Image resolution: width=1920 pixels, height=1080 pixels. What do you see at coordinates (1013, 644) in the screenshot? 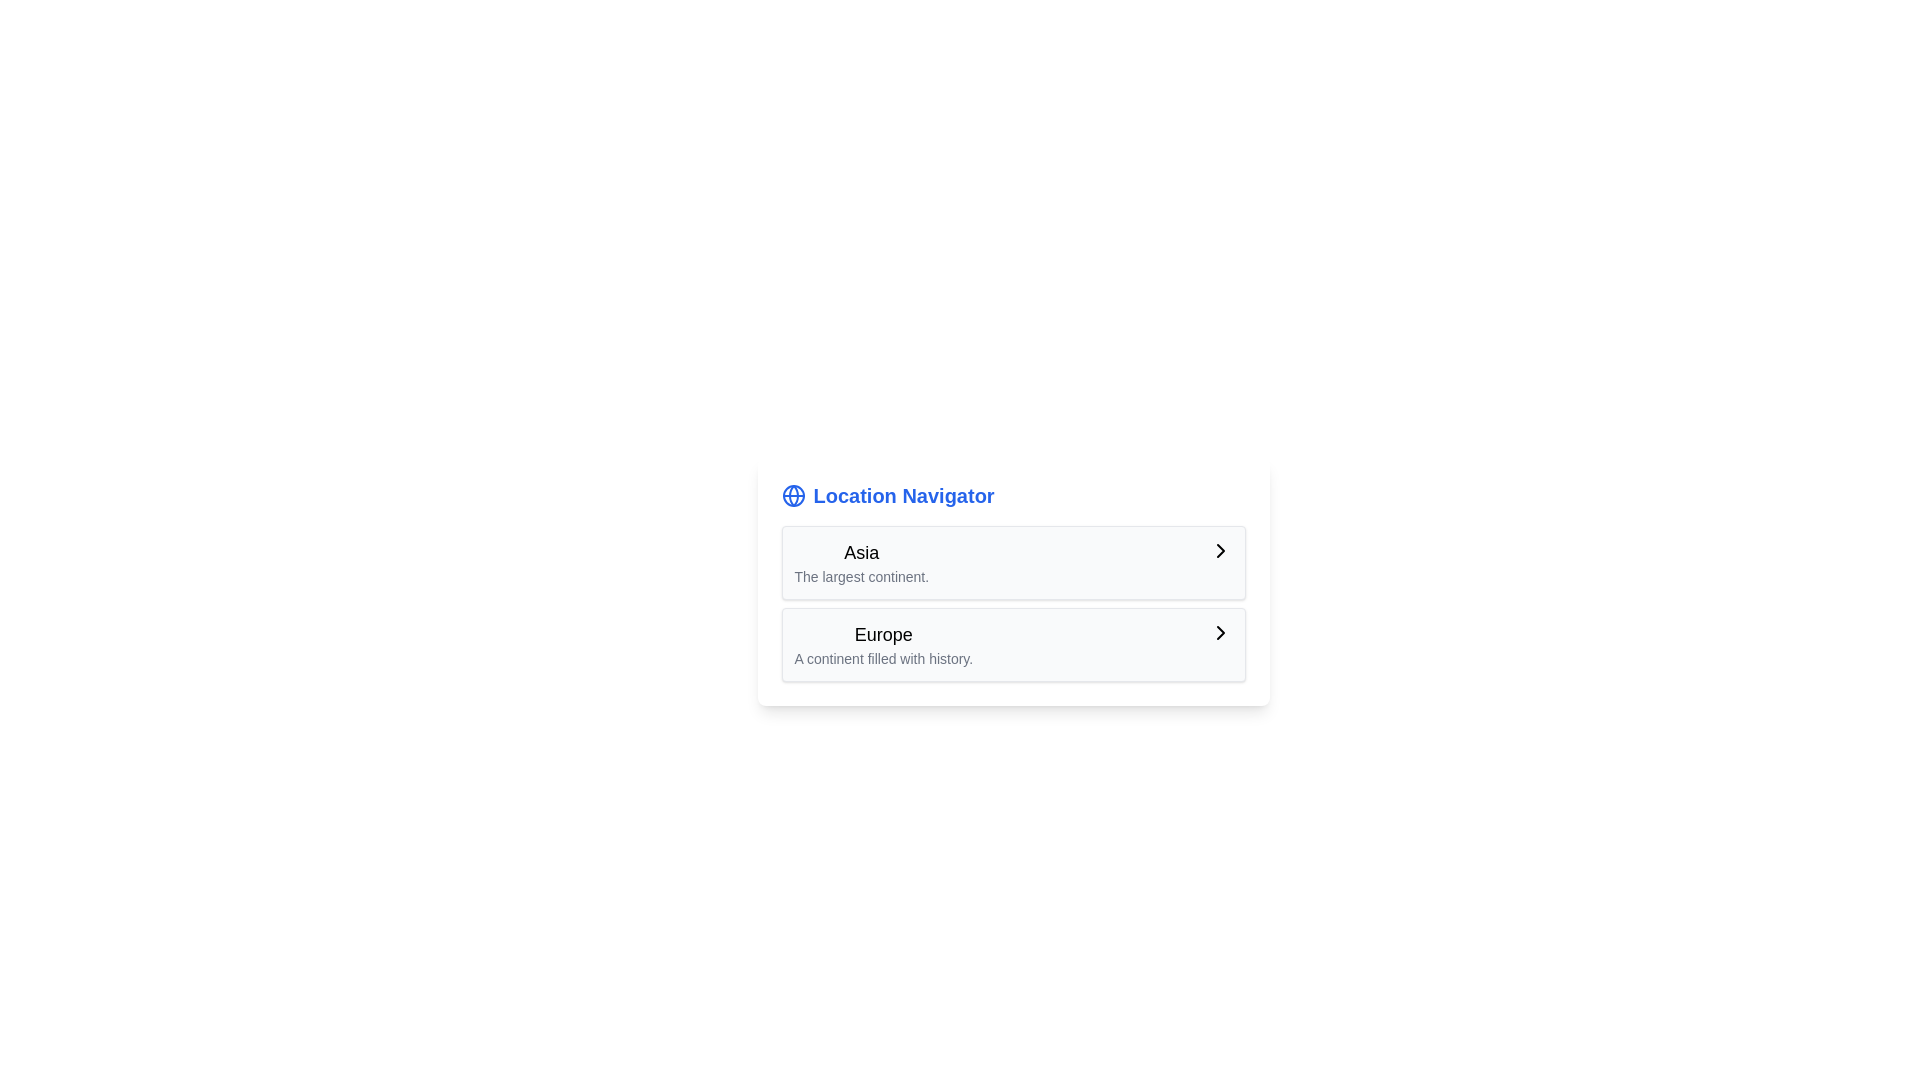
I see `the List item representing the 'Europe' region for additional interaction` at bounding box center [1013, 644].